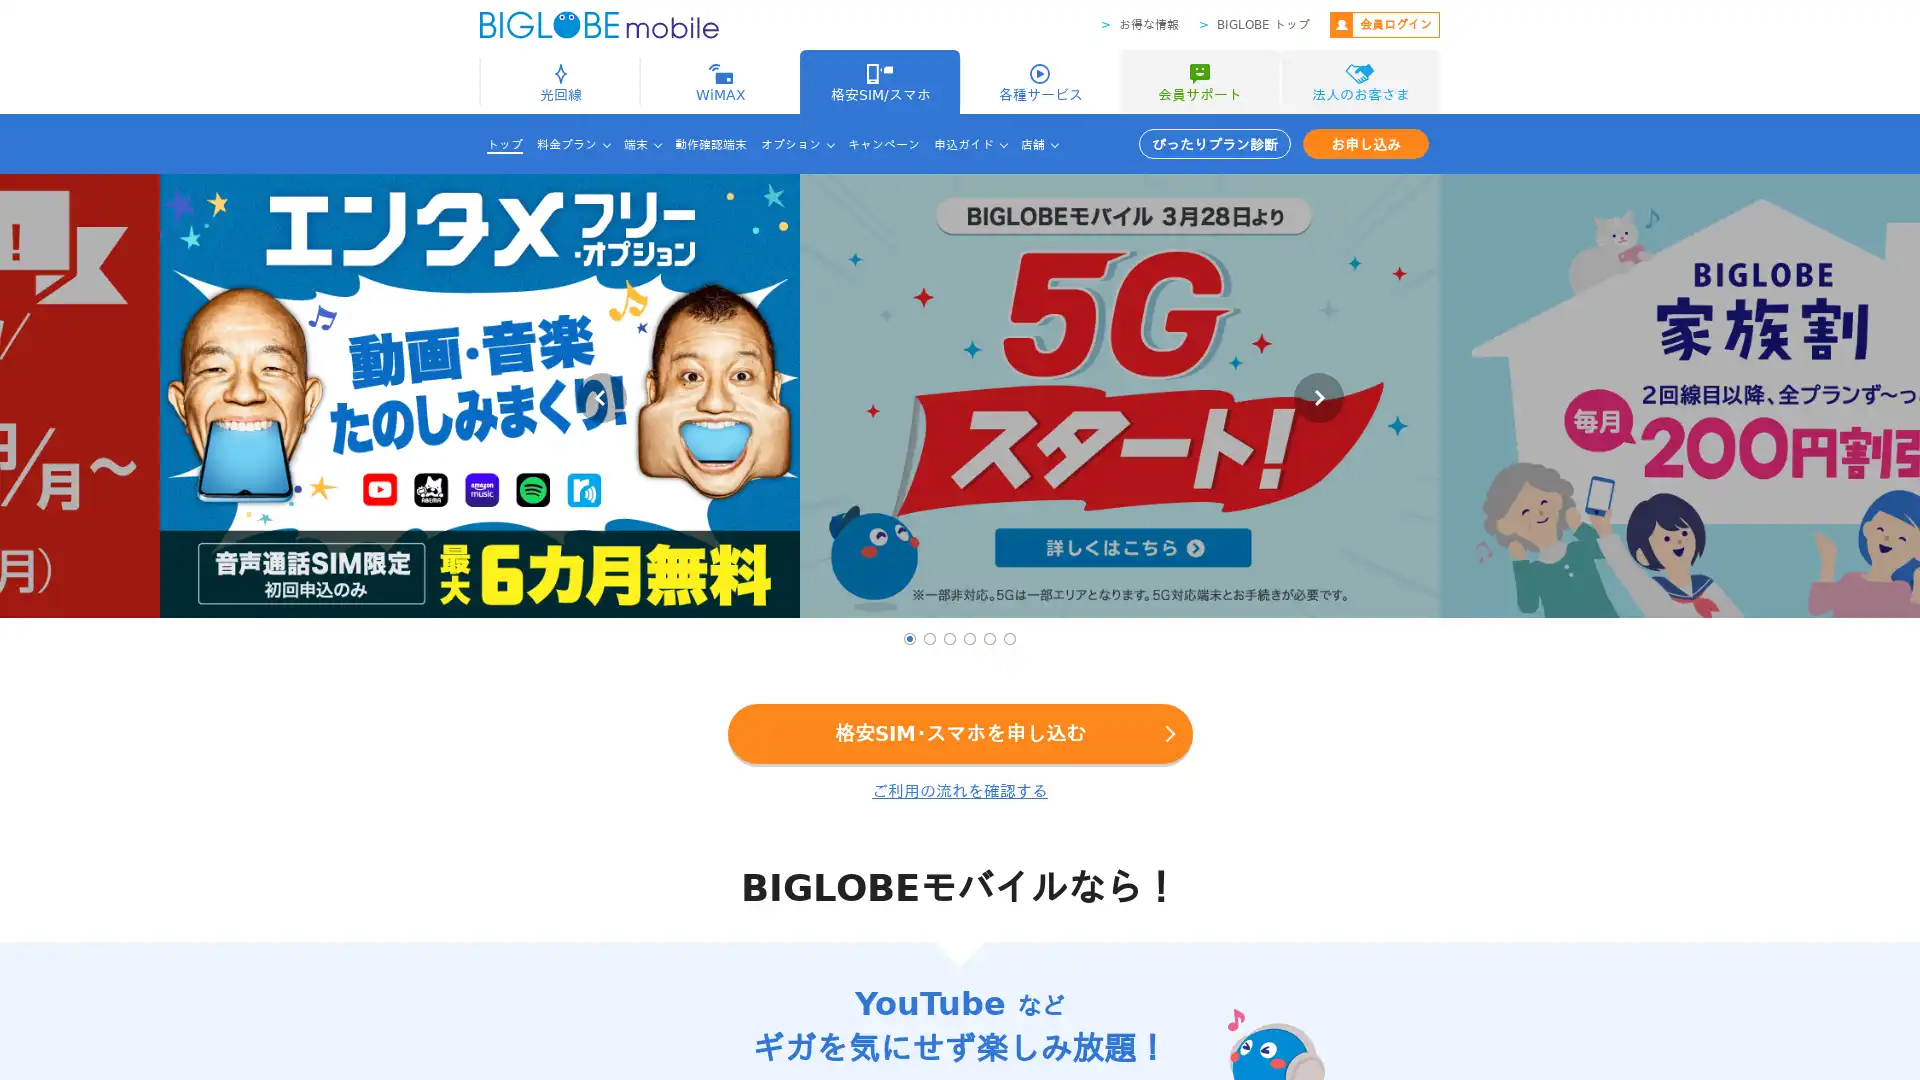  Describe the element at coordinates (989, 639) in the screenshot. I see `5` at that location.